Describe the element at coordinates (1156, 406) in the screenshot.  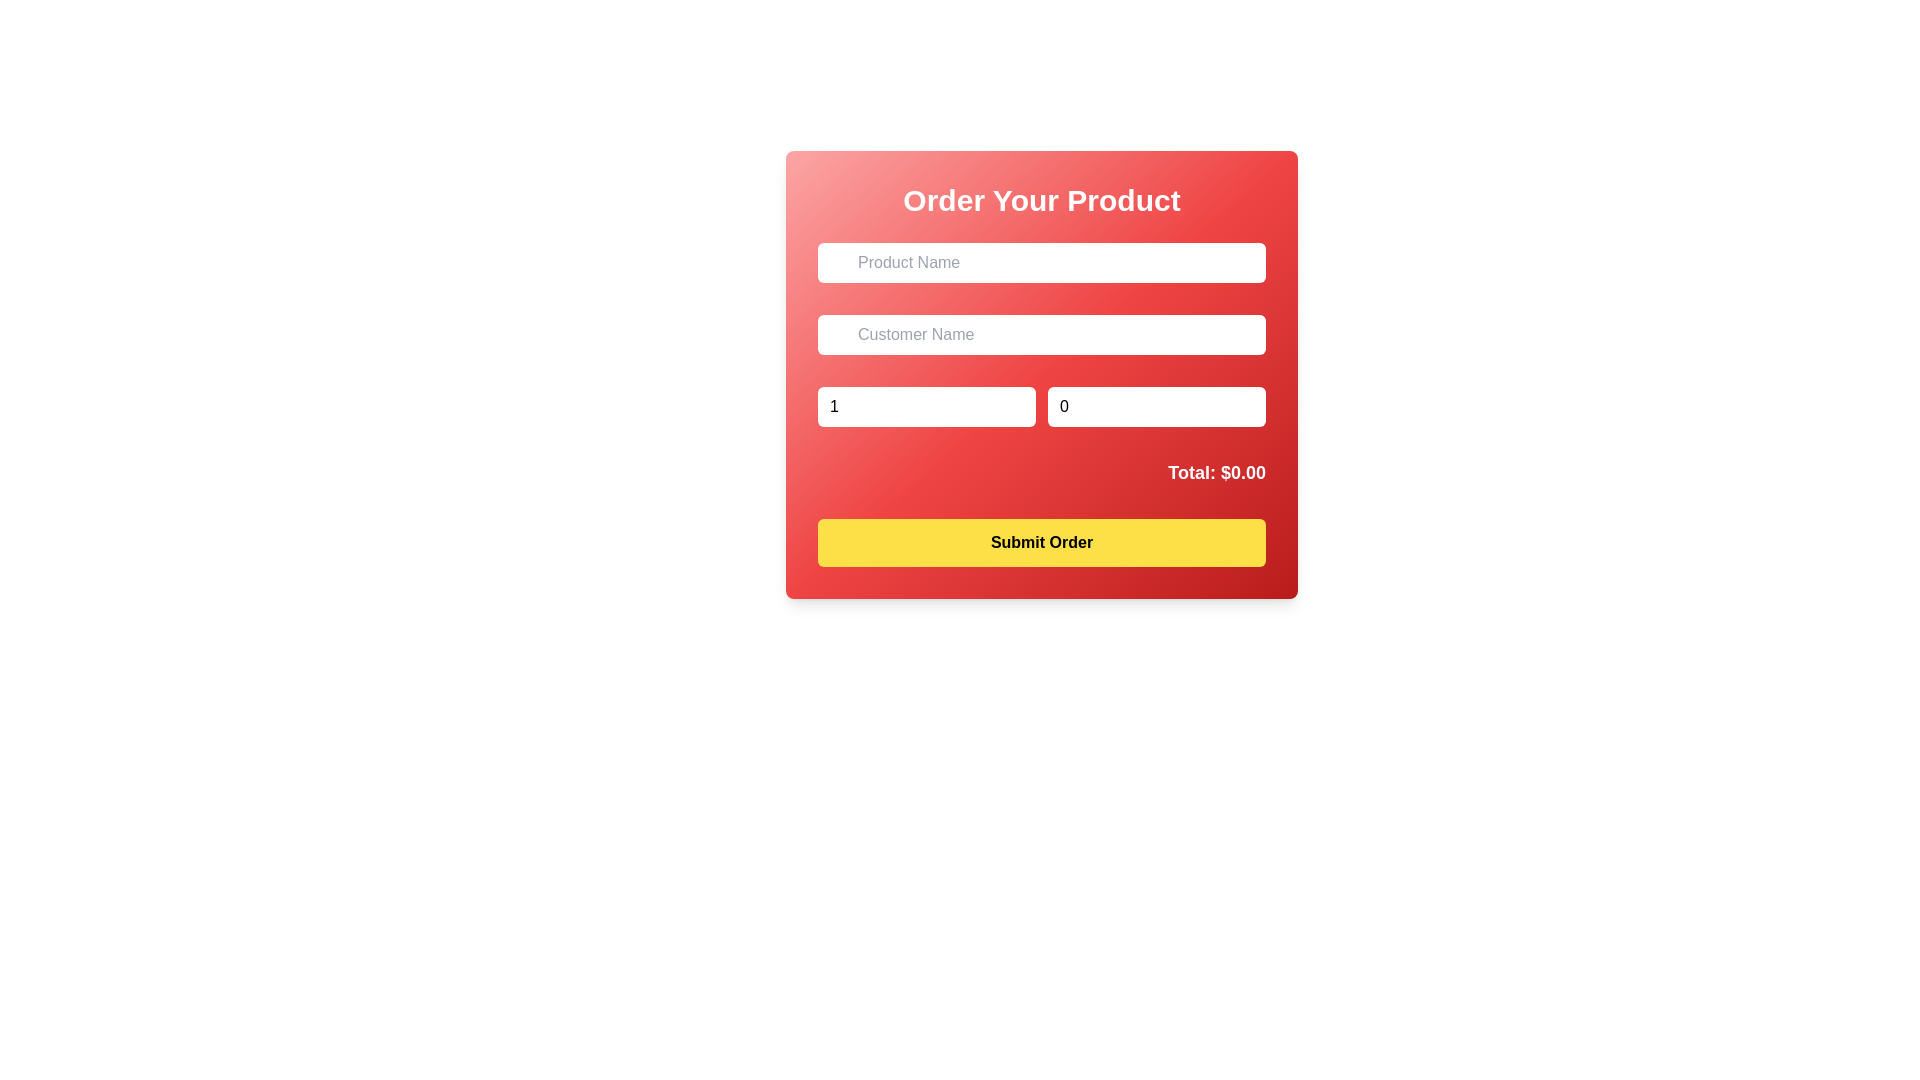
I see `the input box labeled 'Price per Unit', which is a rectangular box with a white background and thin rounded corners, located in the lower part of the form` at that location.